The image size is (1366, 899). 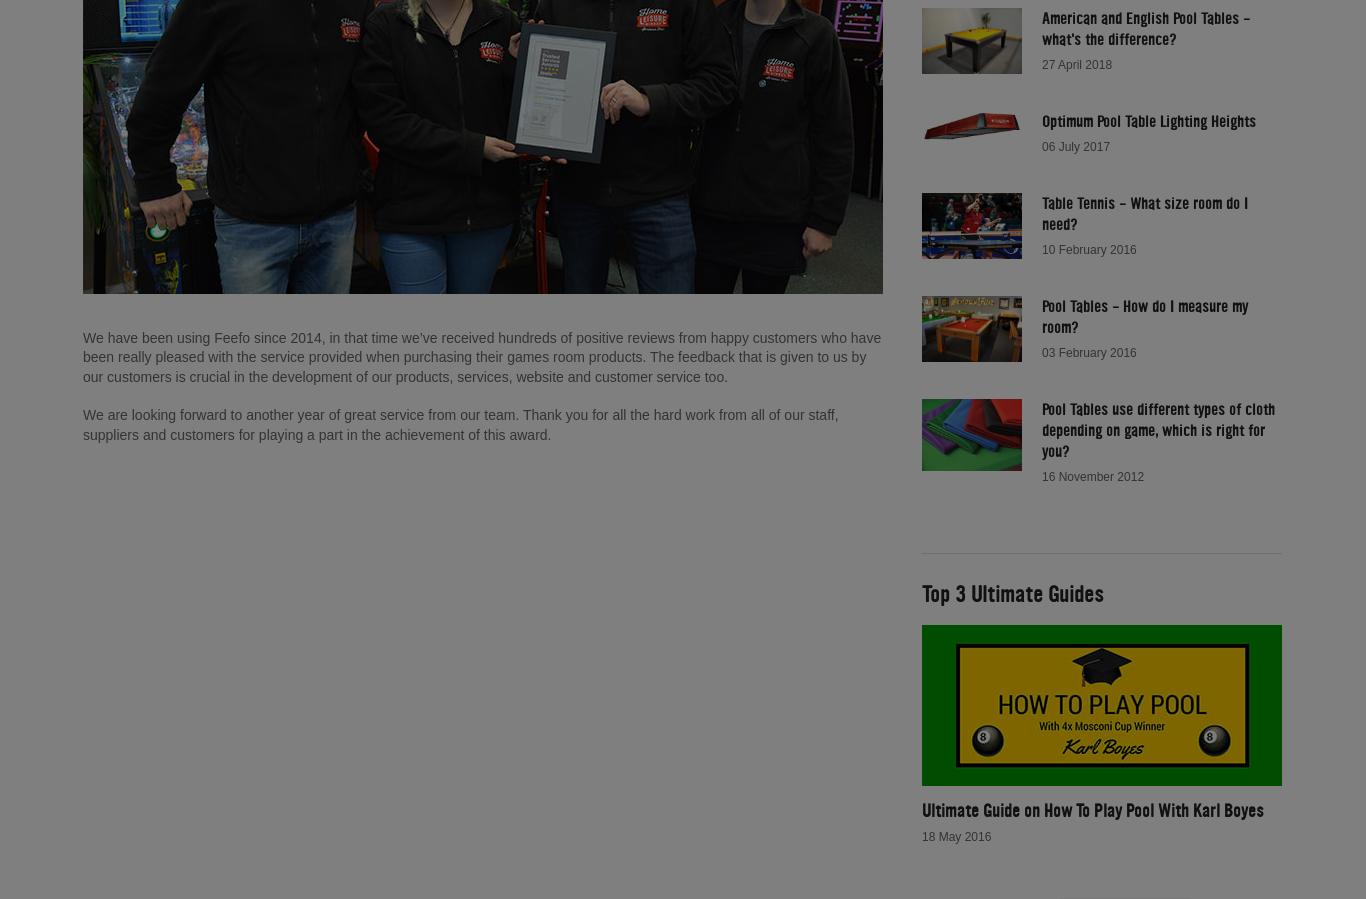 What do you see at coordinates (1074, 144) in the screenshot?
I see `'06 July 2017'` at bounding box center [1074, 144].